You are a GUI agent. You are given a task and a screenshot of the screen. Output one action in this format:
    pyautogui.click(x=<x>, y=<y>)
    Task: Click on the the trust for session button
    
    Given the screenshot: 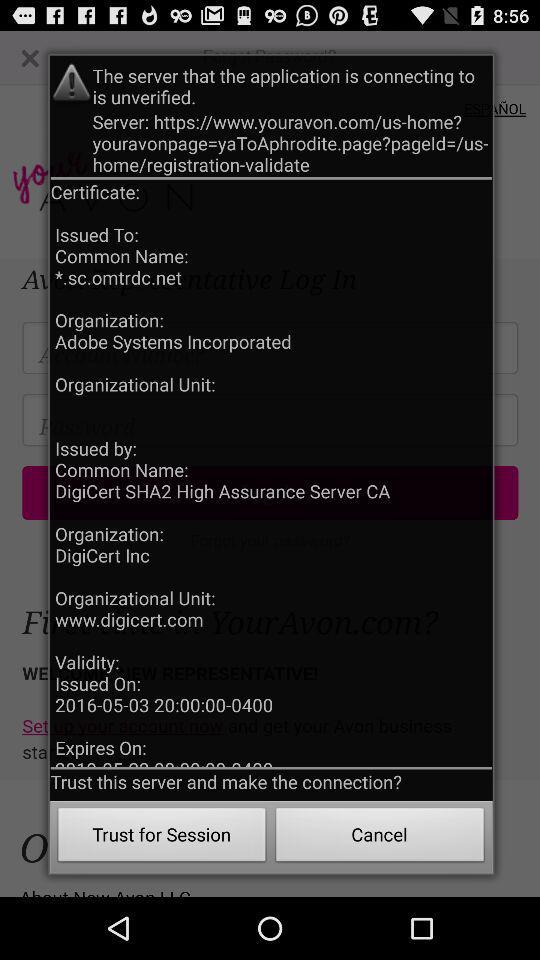 What is the action you would take?
    pyautogui.click(x=161, y=837)
    